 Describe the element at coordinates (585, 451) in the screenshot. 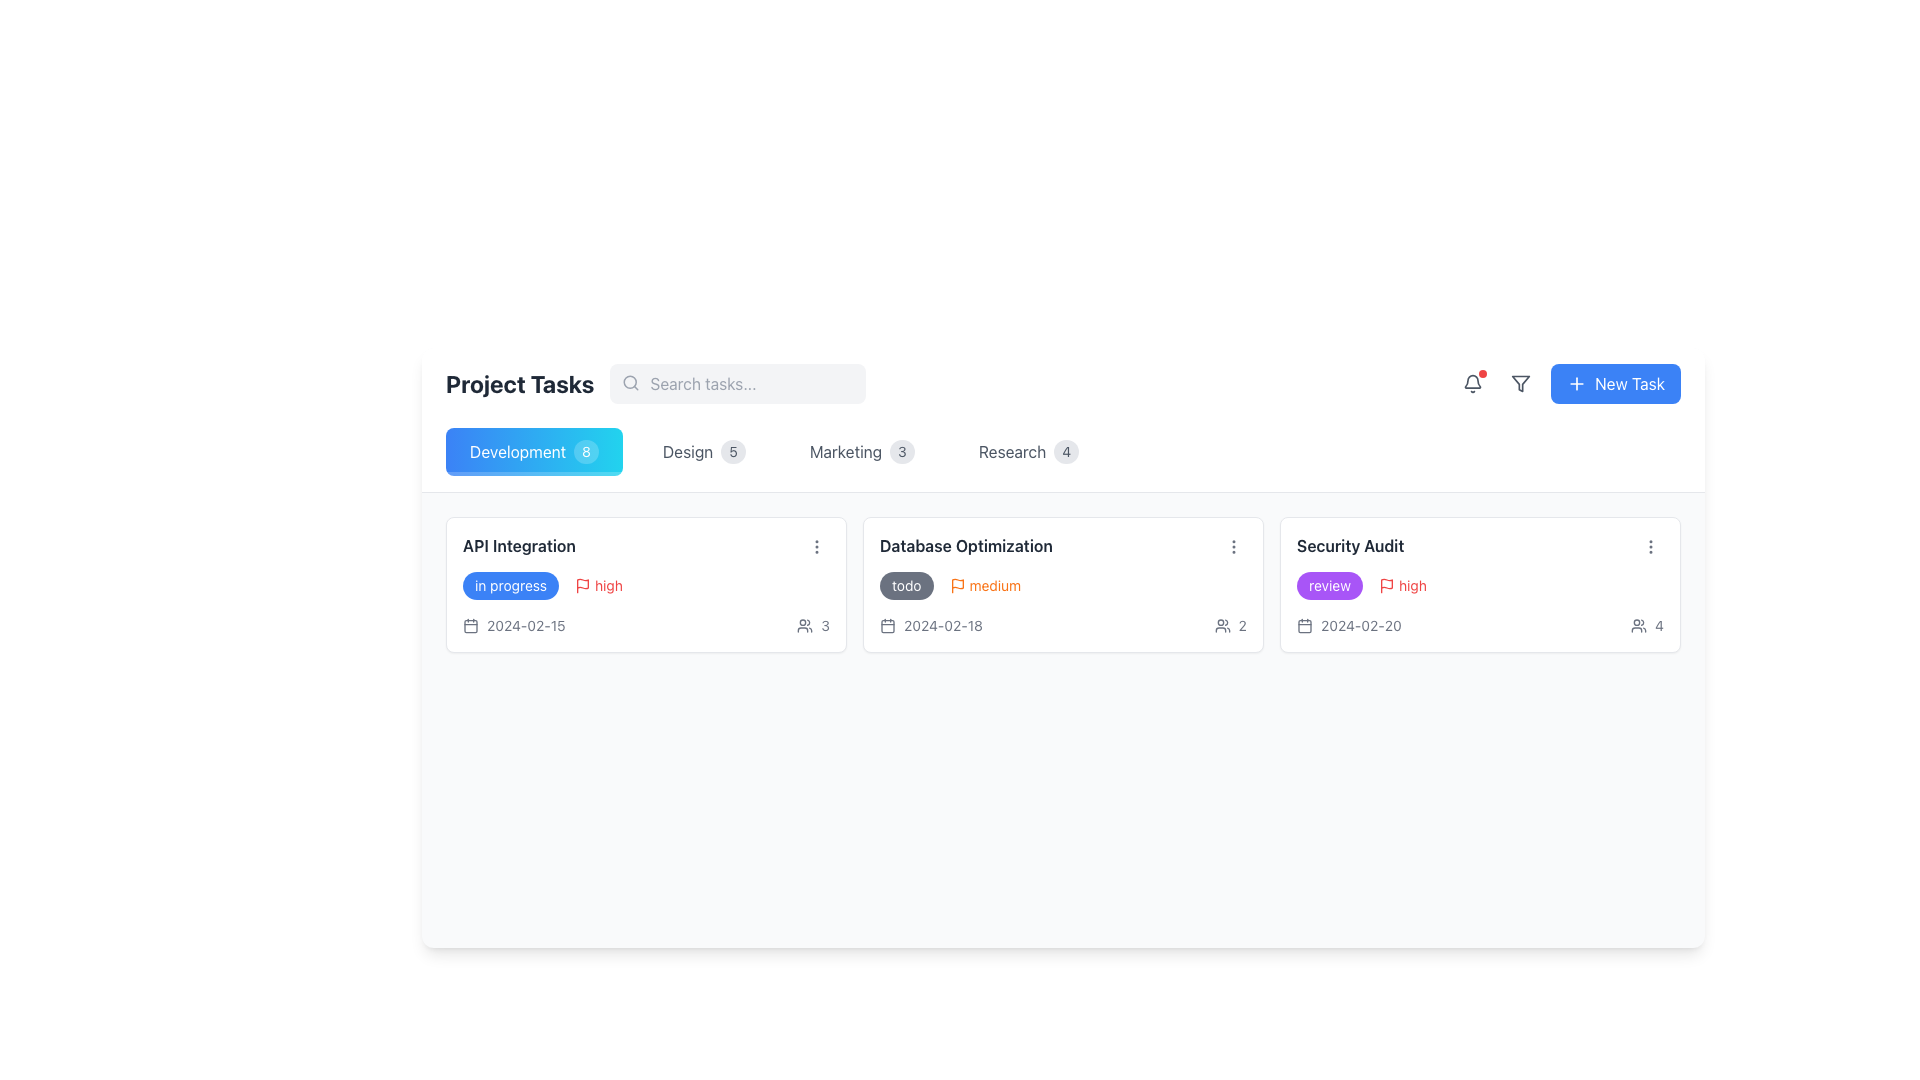

I see `the Badge displaying the numerical indication for the 'Development' category, located to the right of the 'Development' tab button in the horizontal navigation bar` at that location.